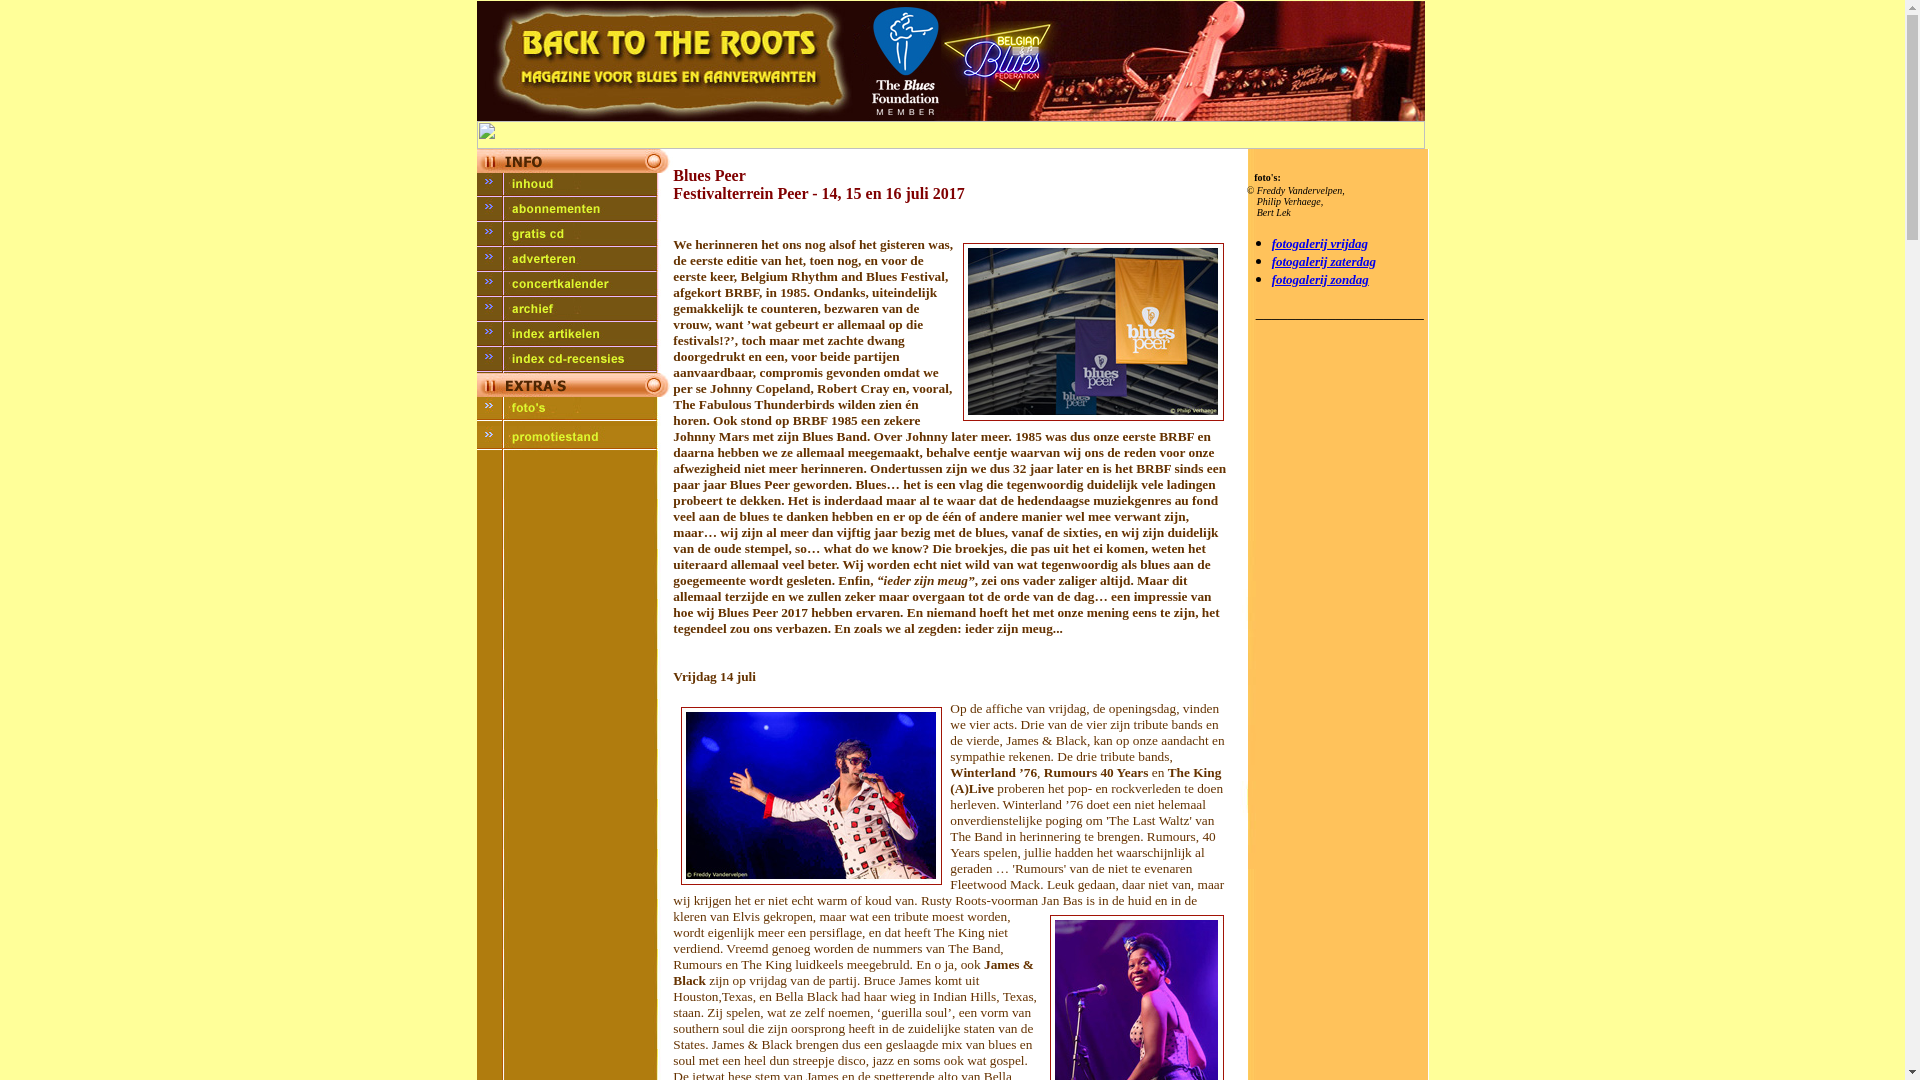 The height and width of the screenshot is (1080, 1920). I want to click on 'fotogalerij zondag', so click(1320, 279).